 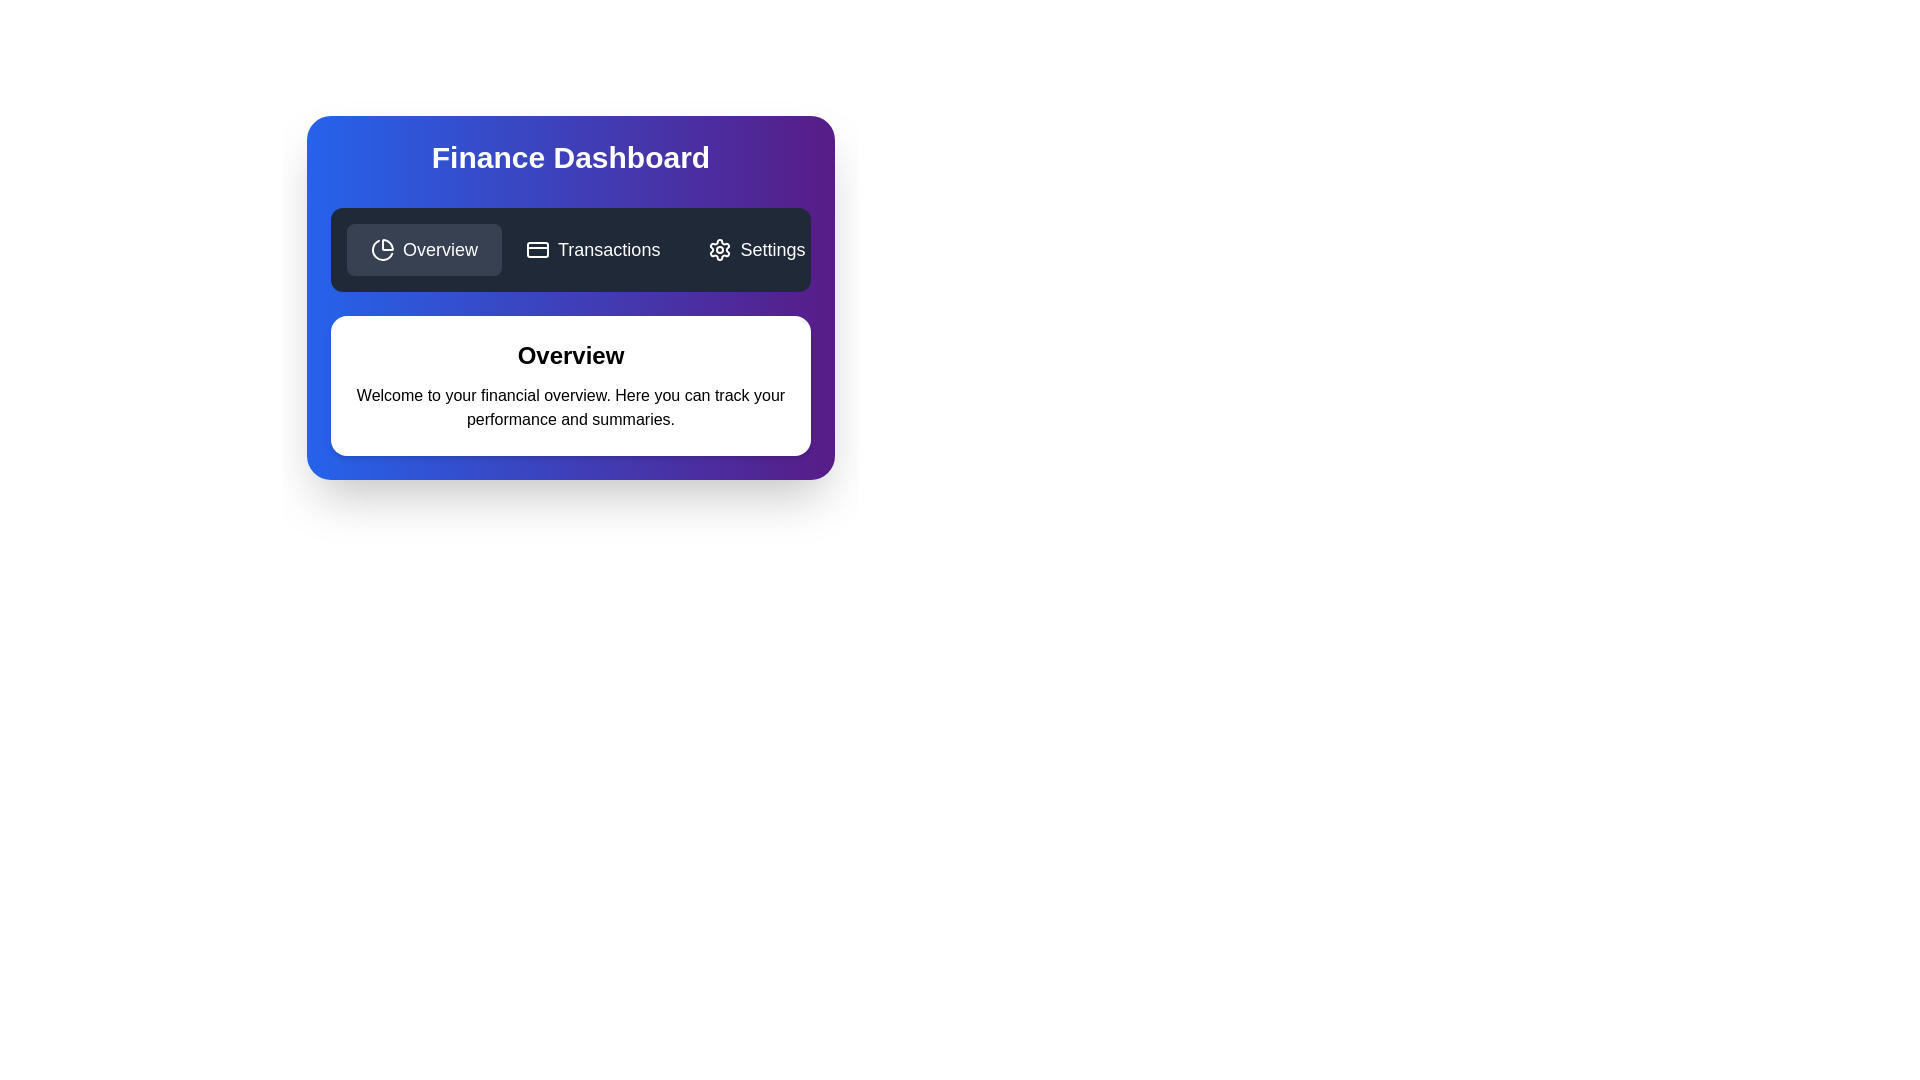 What do you see at coordinates (570, 385) in the screenshot?
I see `the Static informational card that provides an overview of financial tools in the Finance Dashboard, located centrally below the interactive options` at bounding box center [570, 385].